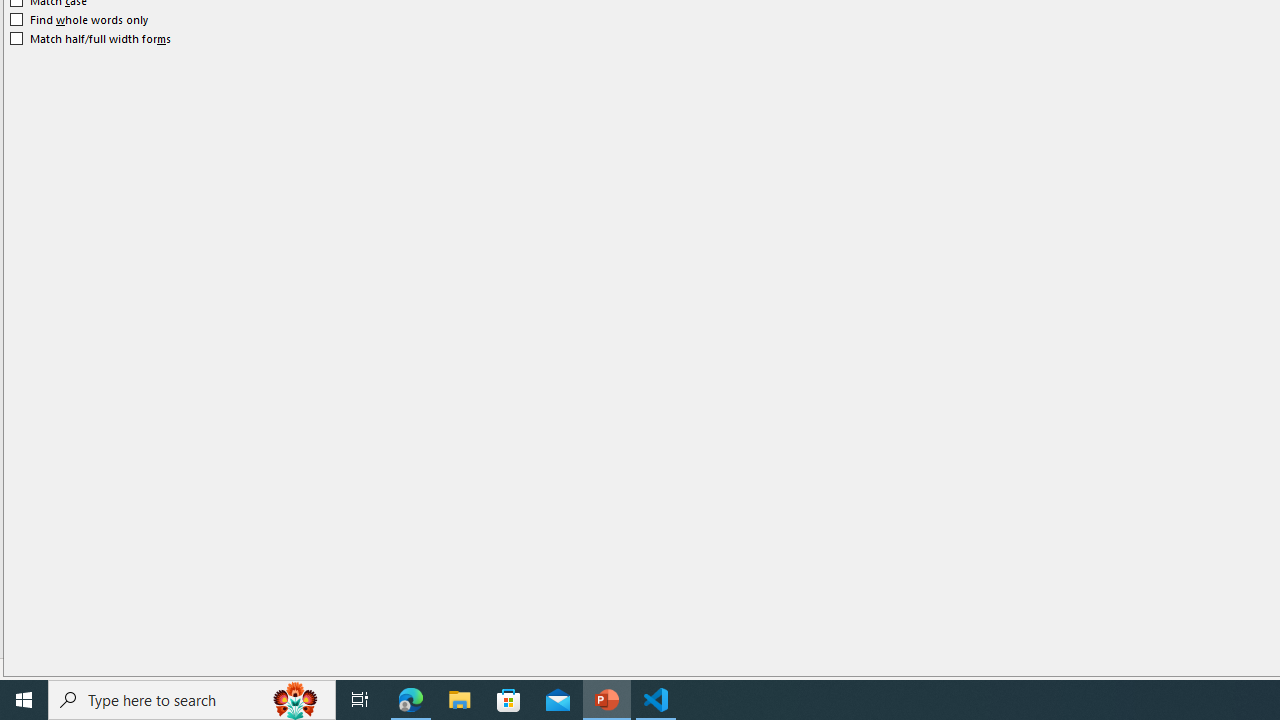 The height and width of the screenshot is (720, 1280). What do you see at coordinates (90, 38) in the screenshot?
I see `'Match half/full width forms'` at bounding box center [90, 38].